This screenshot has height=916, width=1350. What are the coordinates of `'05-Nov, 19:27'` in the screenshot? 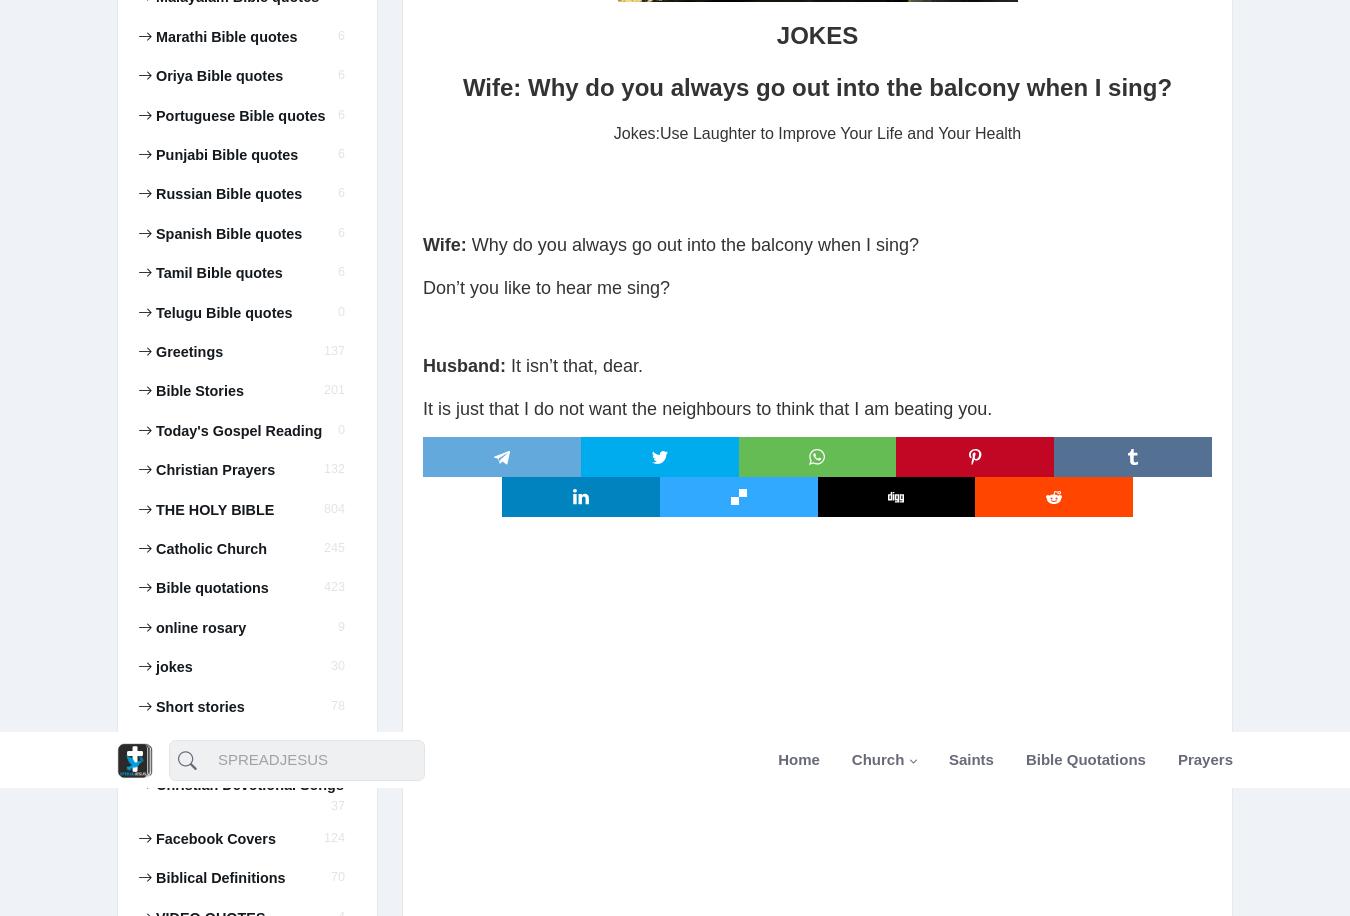 It's located at (191, 248).